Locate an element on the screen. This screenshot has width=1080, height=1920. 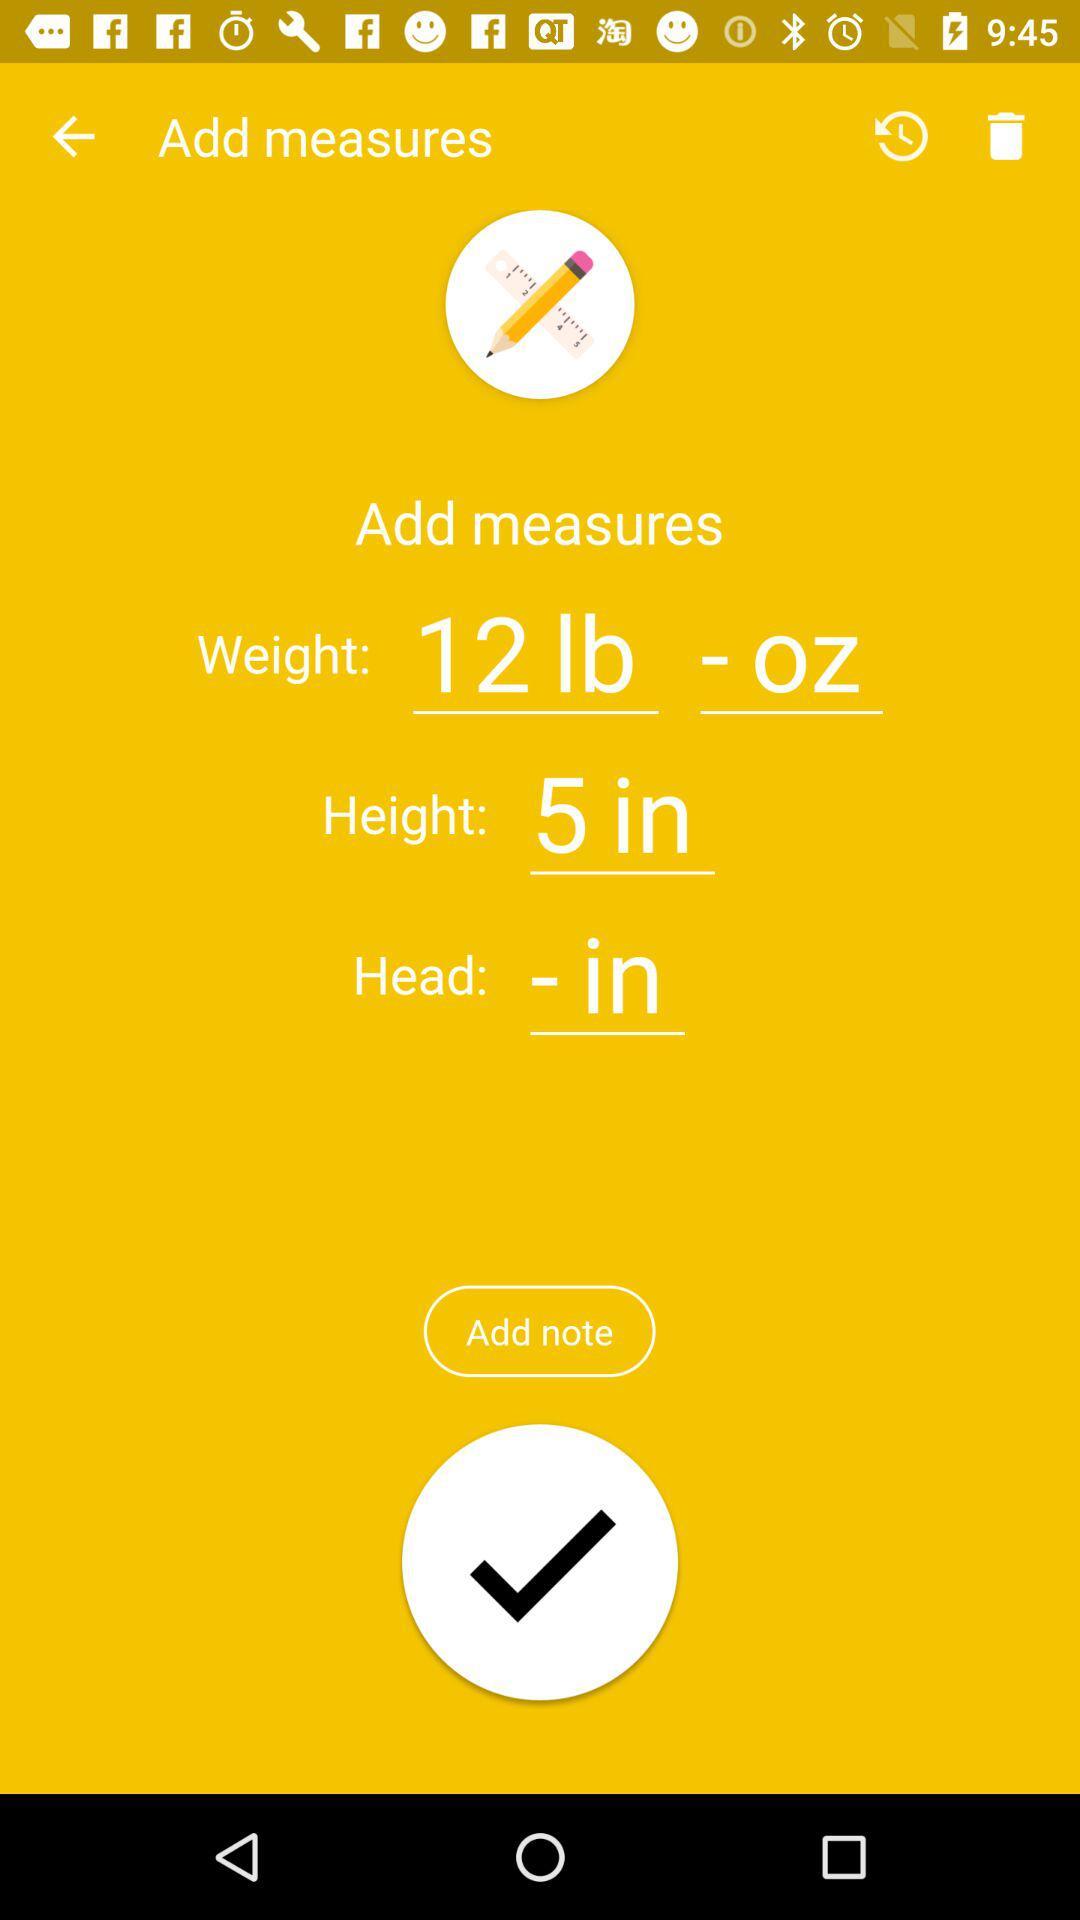
item to the right of : item is located at coordinates (472, 640).